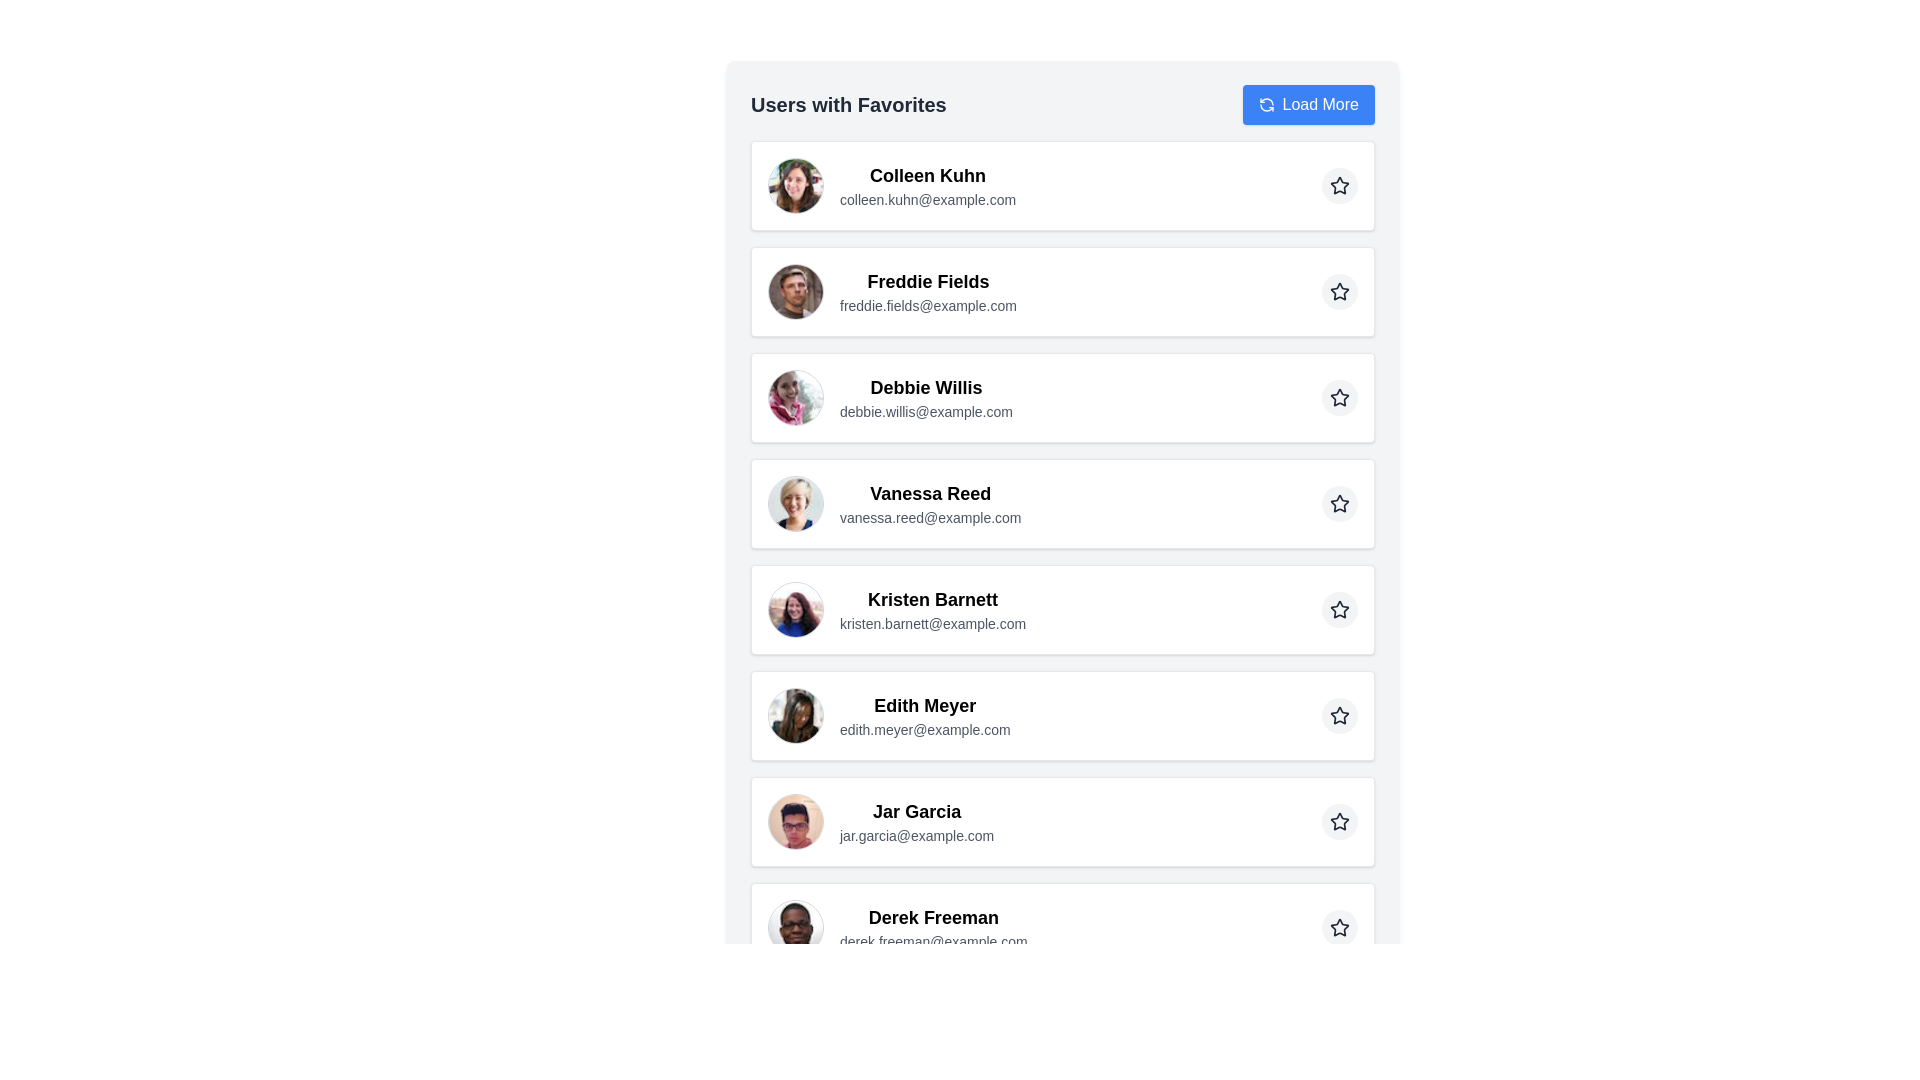 The height and width of the screenshot is (1080, 1920). Describe the element at coordinates (916, 821) in the screenshot. I see `text content from the text display component containing the name 'Jar Garcia' and email 'jar.garcia@example.com', which is located in the user profiles list to the right of the circular avatar` at that location.